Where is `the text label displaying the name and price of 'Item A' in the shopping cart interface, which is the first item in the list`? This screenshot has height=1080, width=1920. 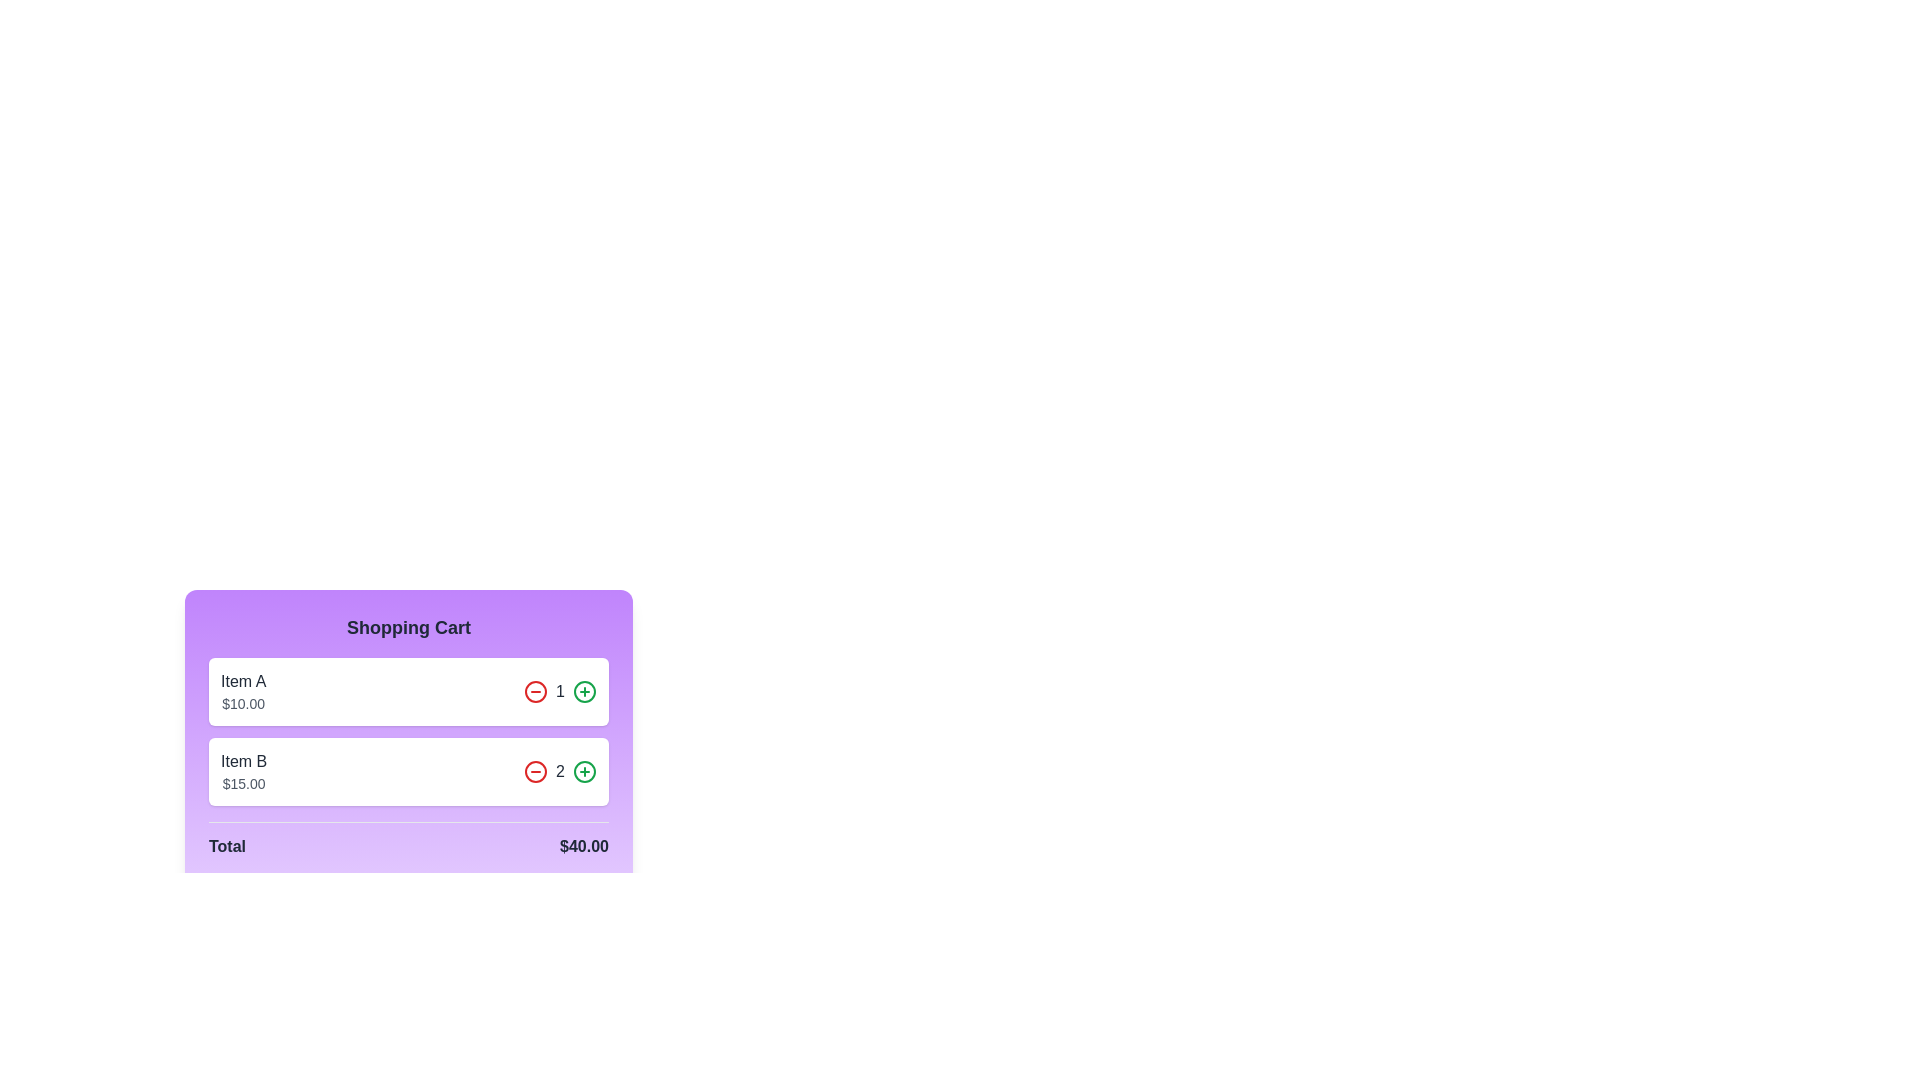
the text label displaying the name and price of 'Item A' in the shopping cart interface, which is the first item in the list is located at coordinates (242, 690).